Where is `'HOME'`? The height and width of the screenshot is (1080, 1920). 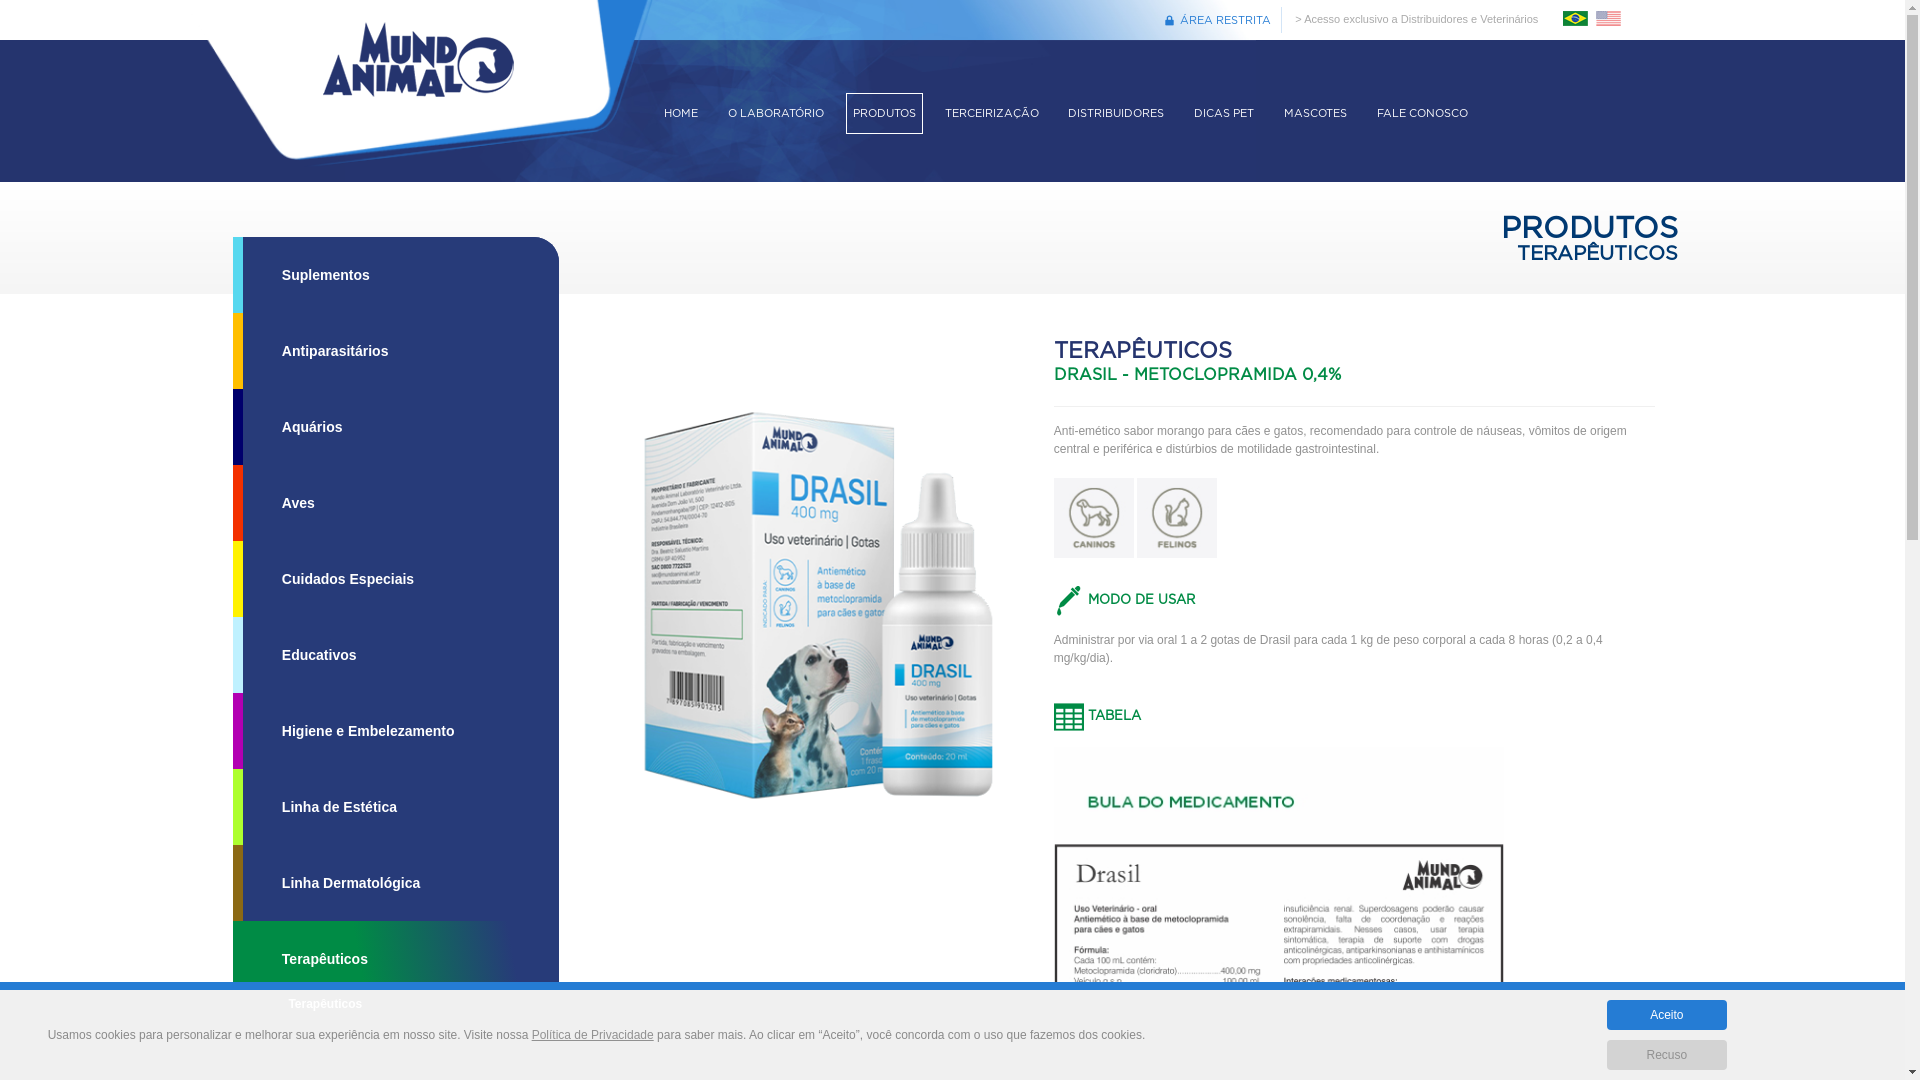 'HOME' is located at coordinates (681, 113).